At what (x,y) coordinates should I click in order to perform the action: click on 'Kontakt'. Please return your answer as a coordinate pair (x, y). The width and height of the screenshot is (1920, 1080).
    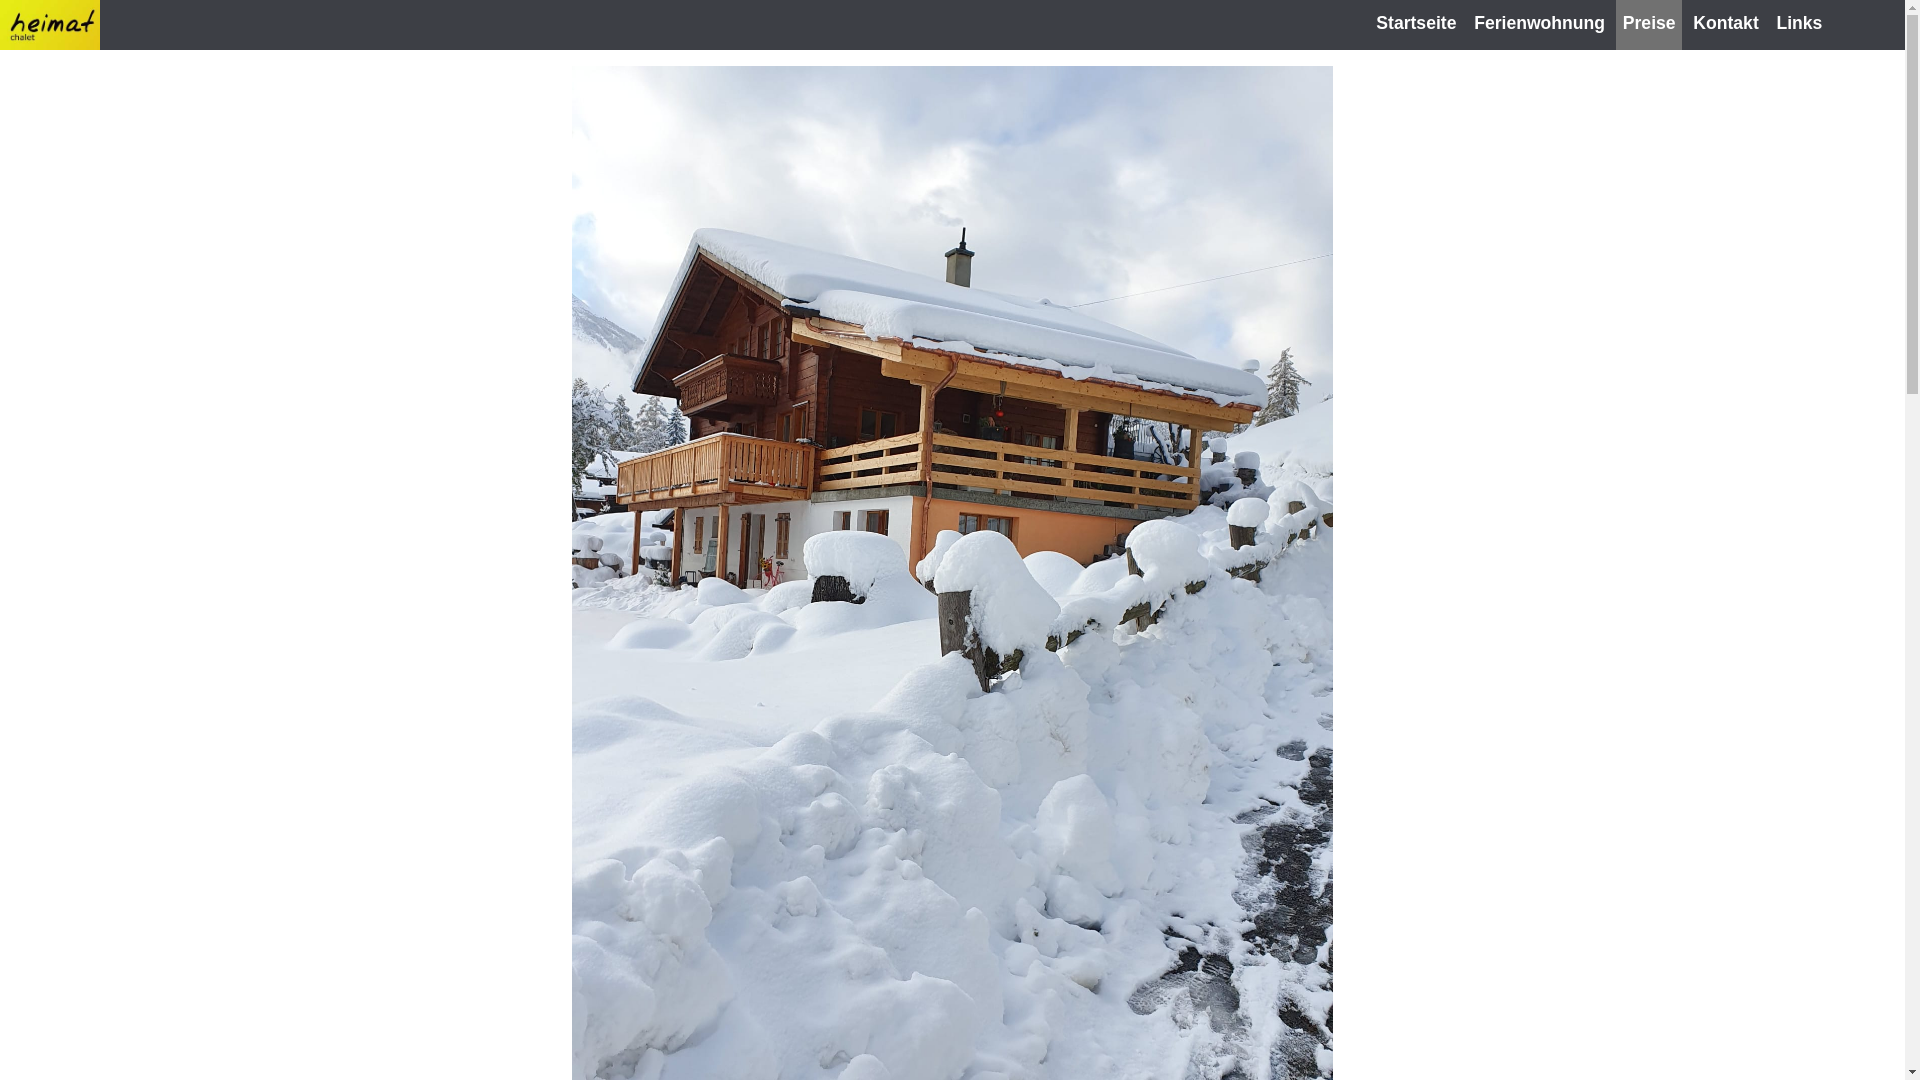
    Looking at the image, I should click on (1692, 23).